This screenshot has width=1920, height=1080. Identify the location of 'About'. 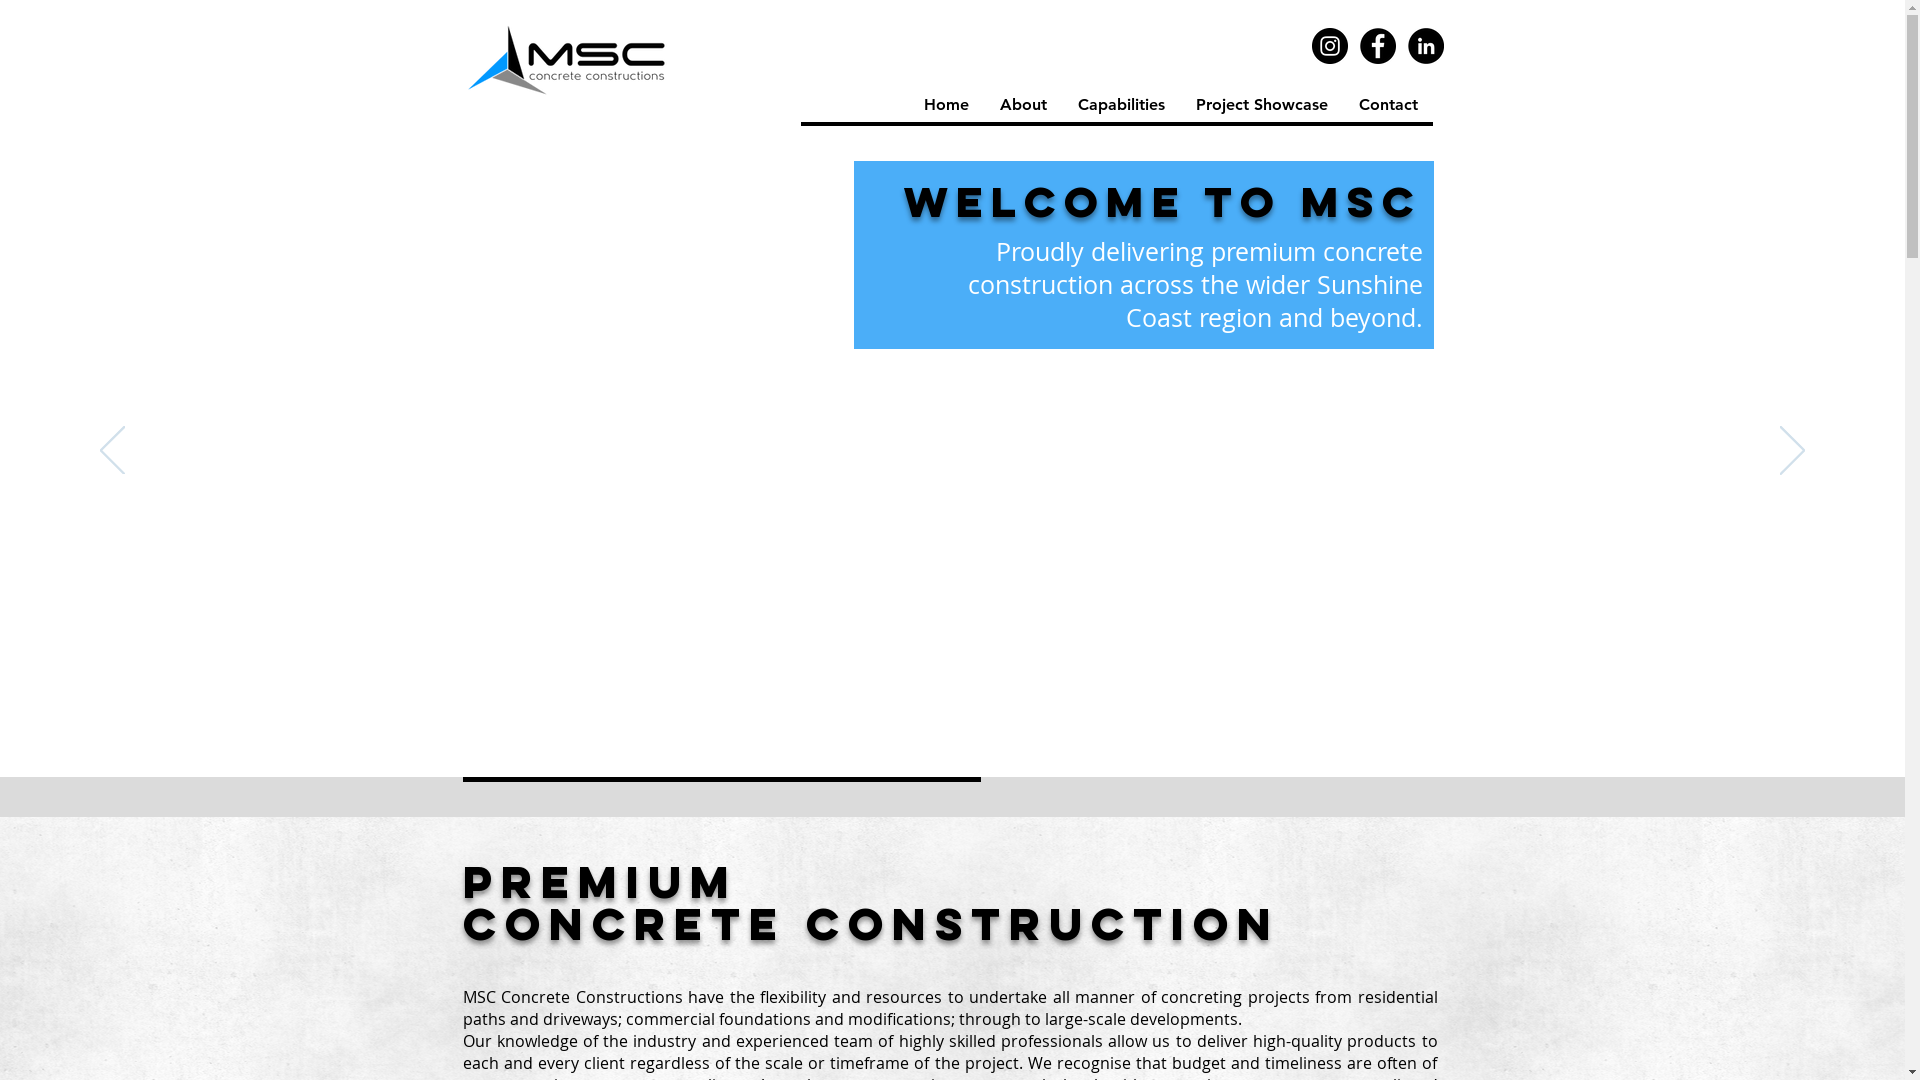
(1022, 104).